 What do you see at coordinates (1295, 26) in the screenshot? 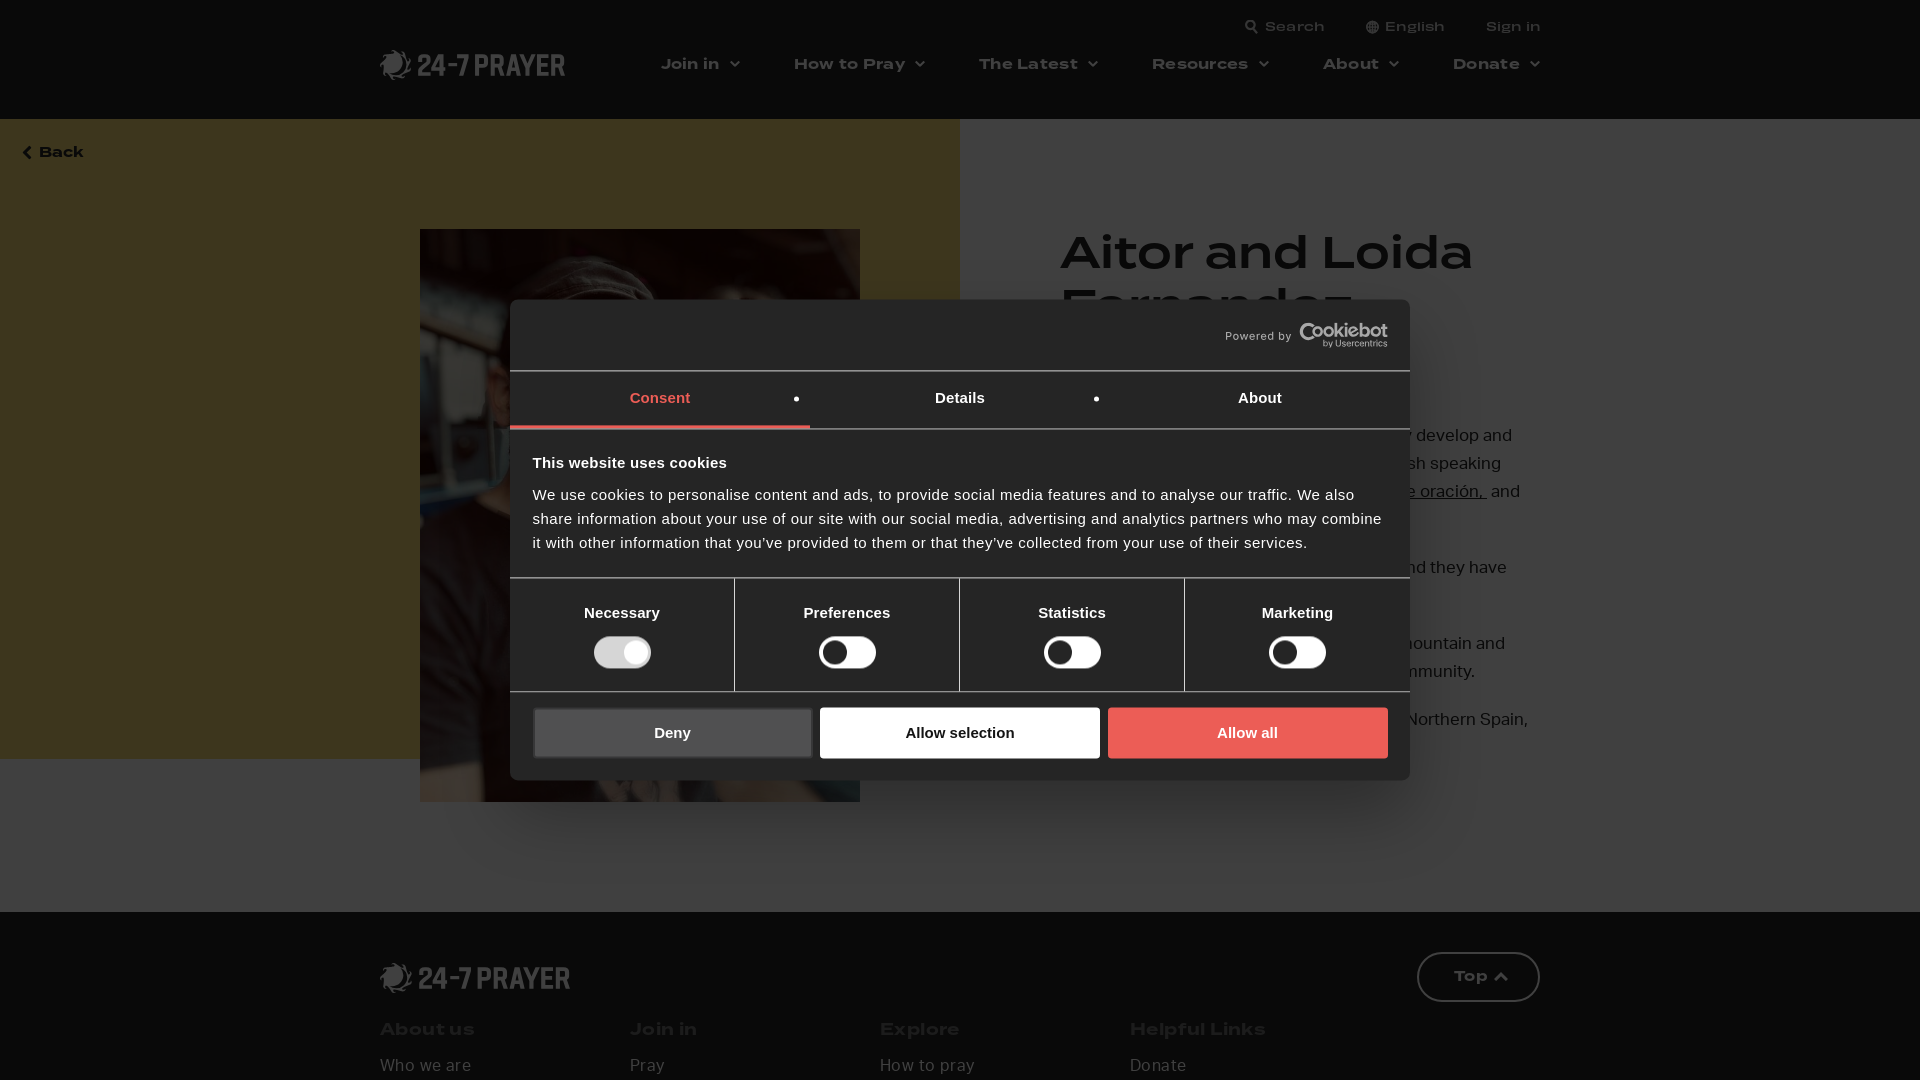
I see `'Search'` at bounding box center [1295, 26].